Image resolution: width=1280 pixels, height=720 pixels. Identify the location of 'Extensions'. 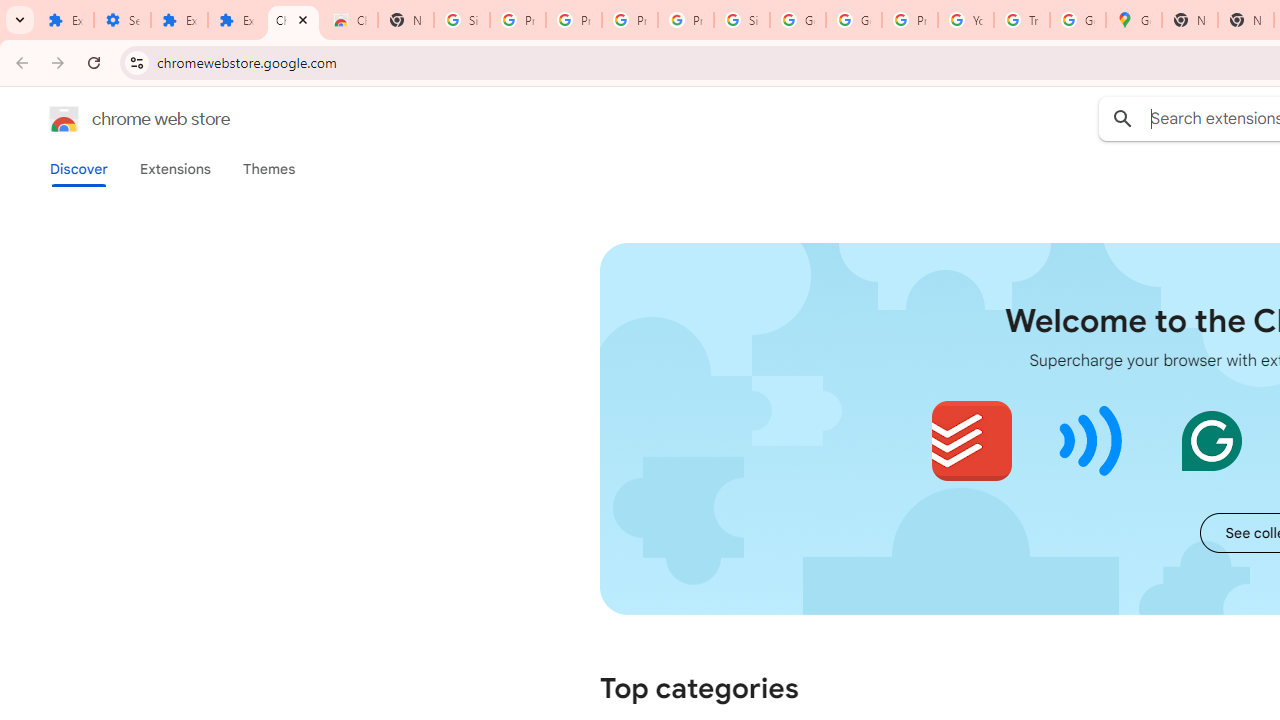
(174, 168).